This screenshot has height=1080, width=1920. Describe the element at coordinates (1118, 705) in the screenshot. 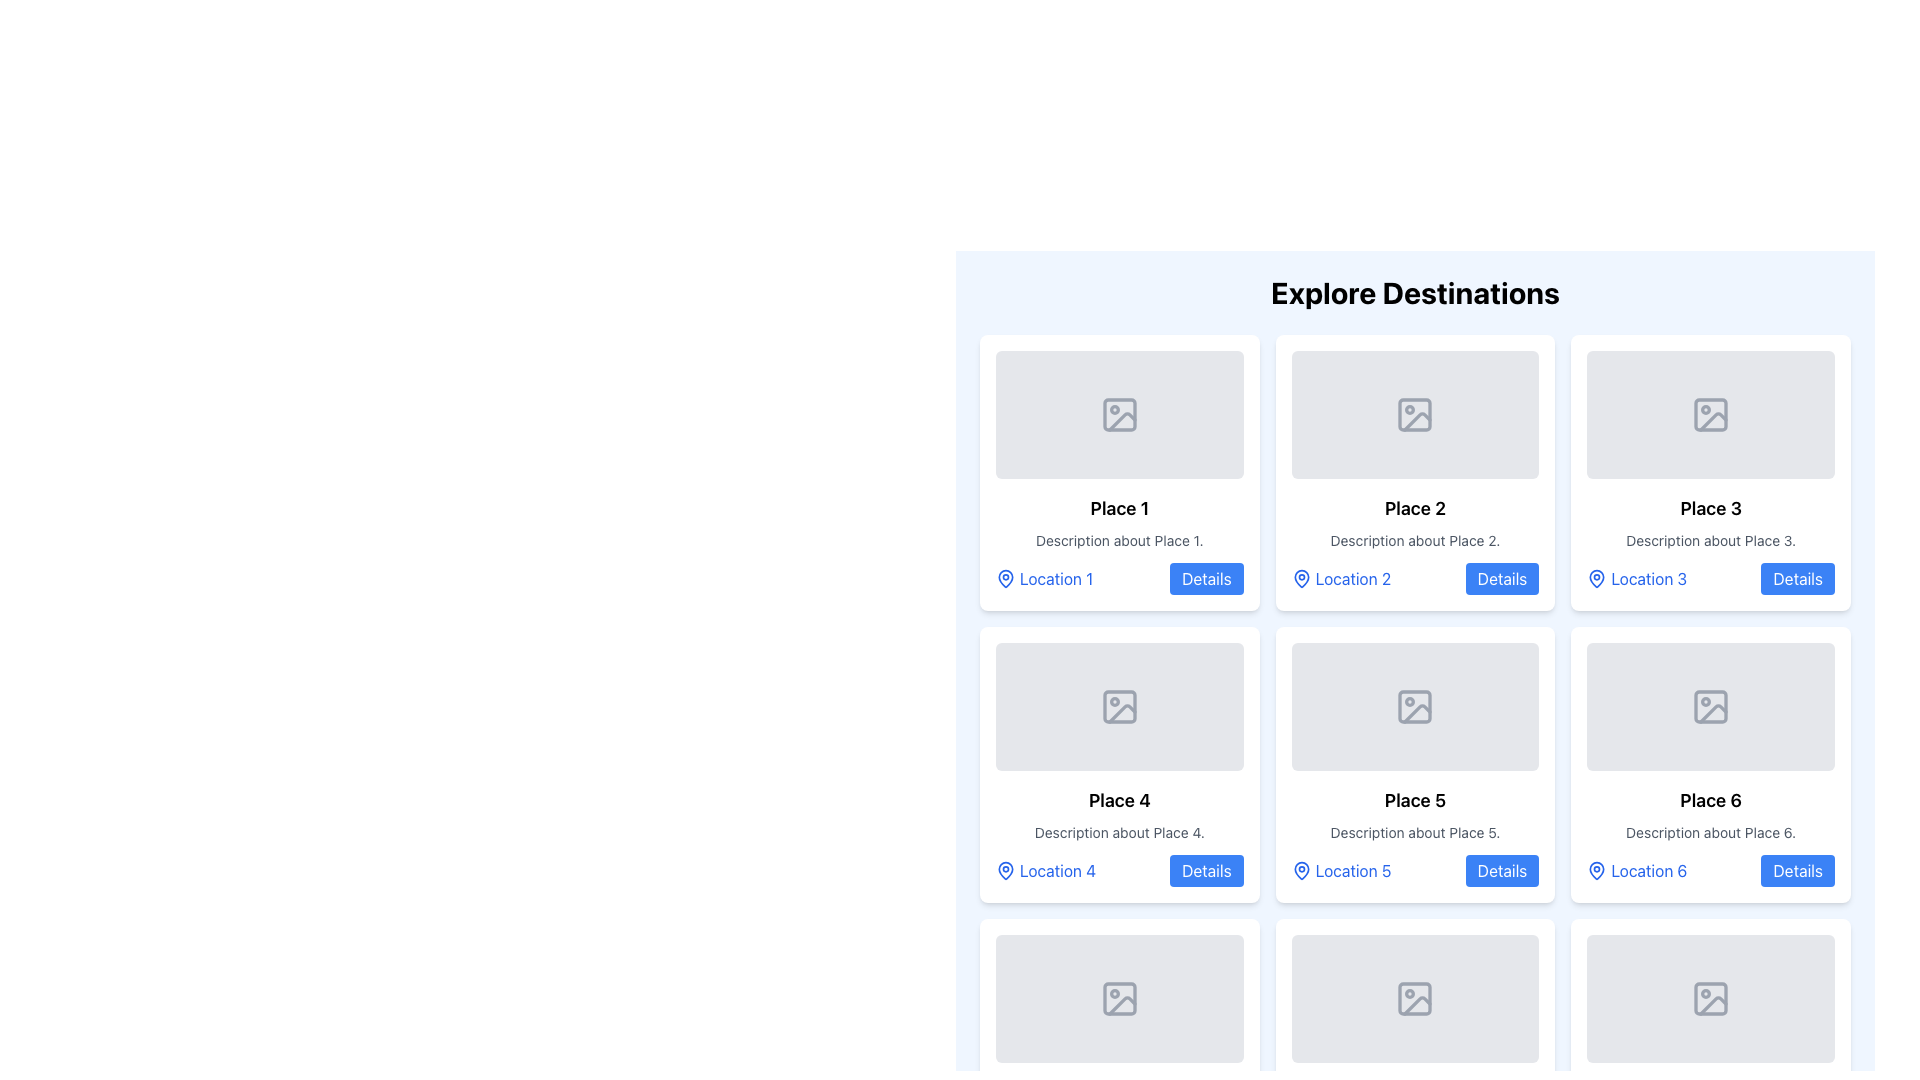

I see `the image placeholder located at the top section of the Place 4 card to load an image` at that location.